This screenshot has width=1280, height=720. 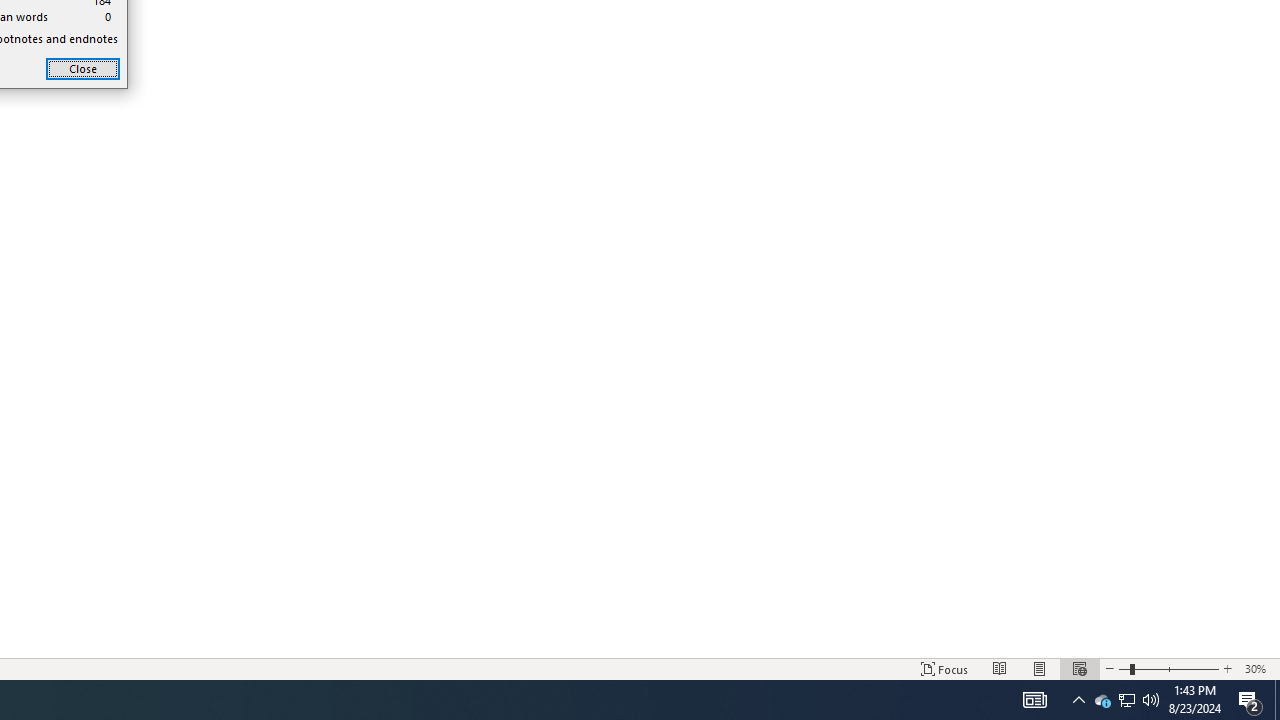 I want to click on 'Q2790: 100%', so click(x=1151, y=698).